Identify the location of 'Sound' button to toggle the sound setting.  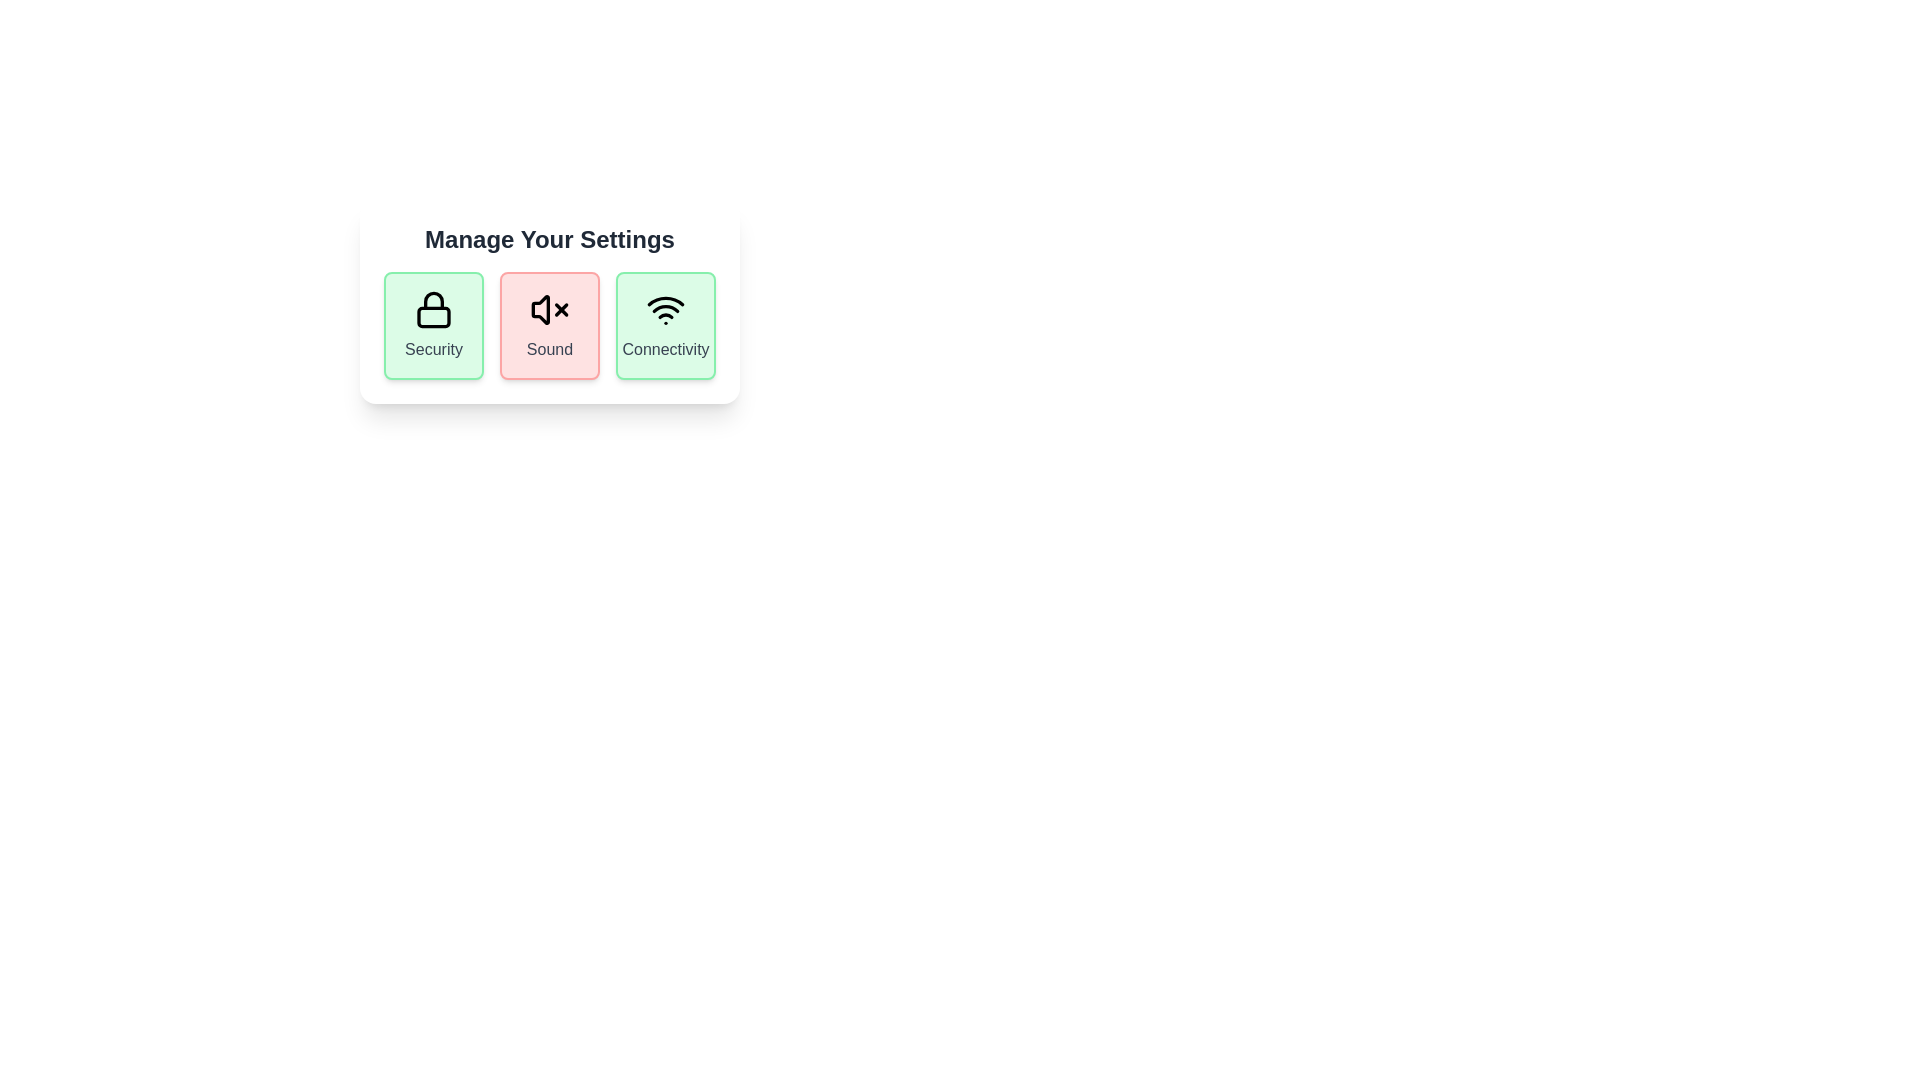
(550, 325).